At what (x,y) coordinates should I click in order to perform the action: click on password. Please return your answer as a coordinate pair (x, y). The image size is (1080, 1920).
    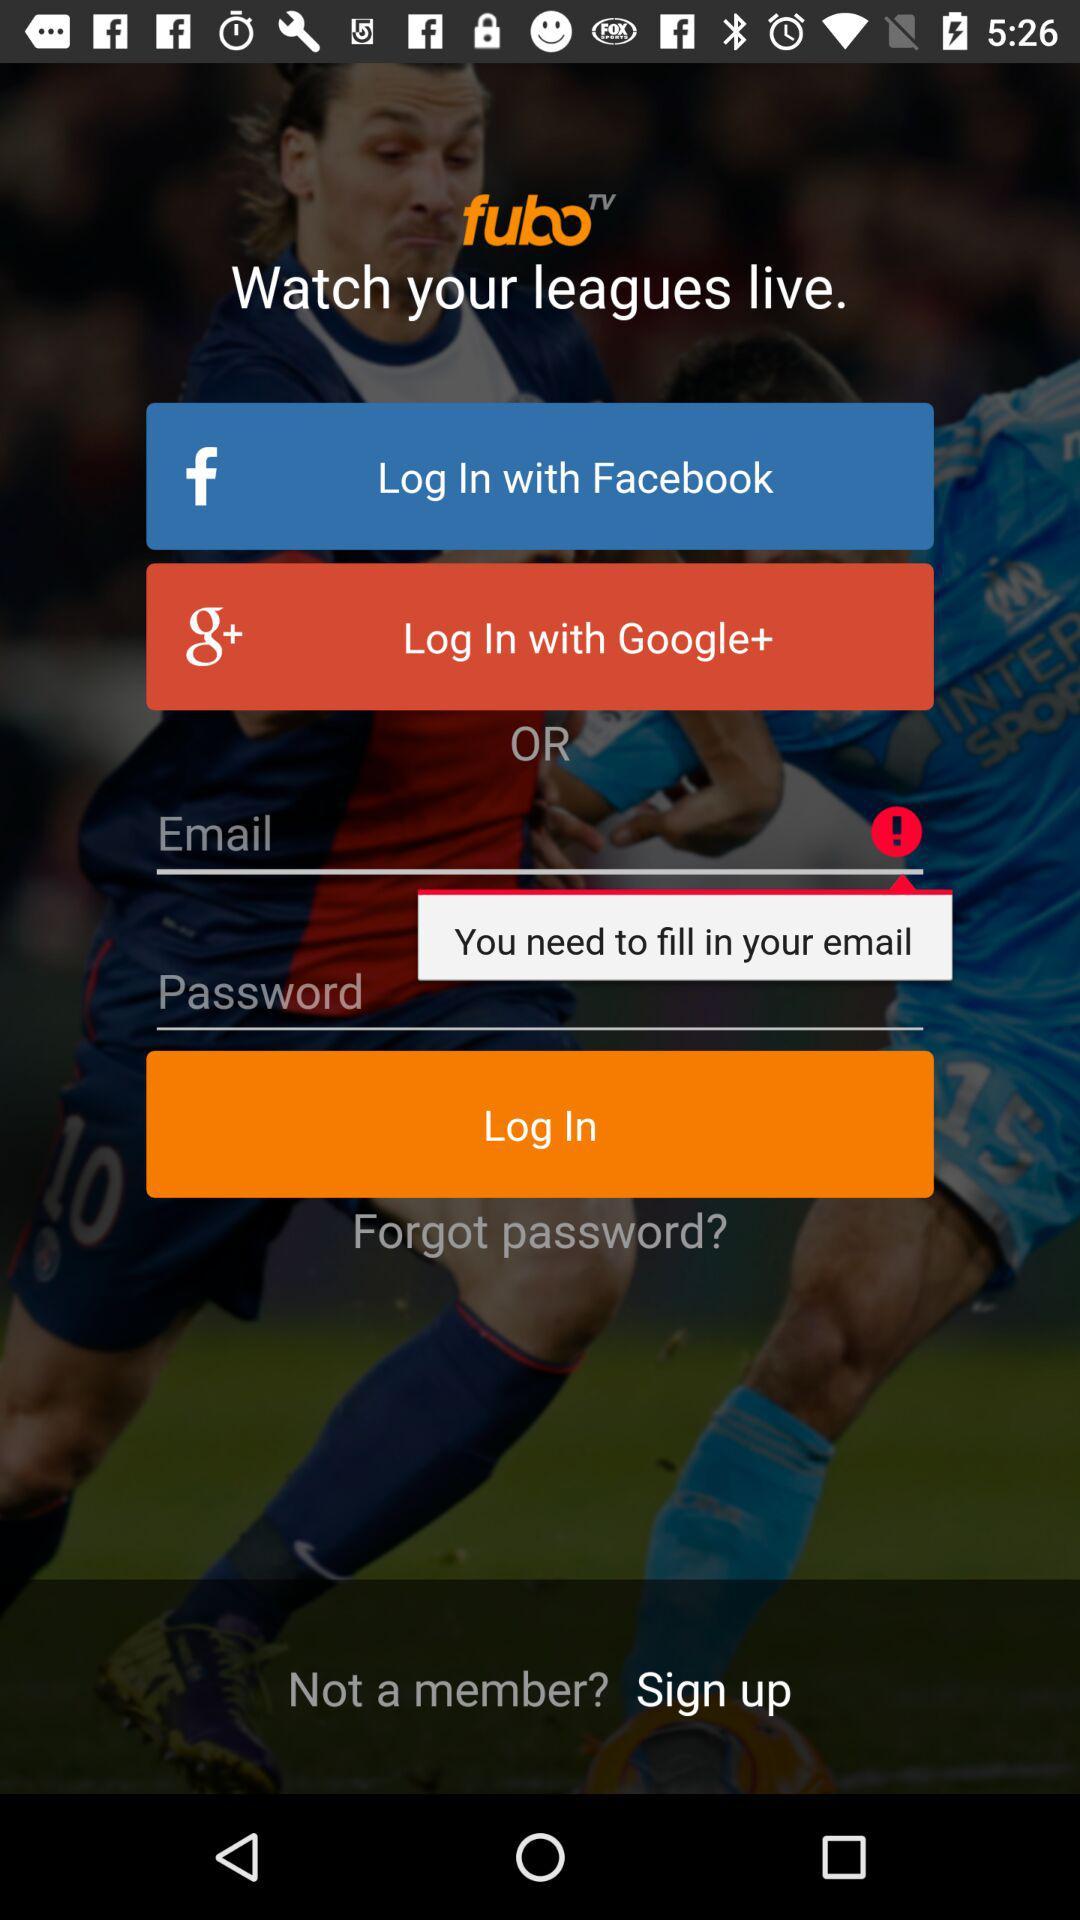
    Looking at the image, I should click on (540, 991).